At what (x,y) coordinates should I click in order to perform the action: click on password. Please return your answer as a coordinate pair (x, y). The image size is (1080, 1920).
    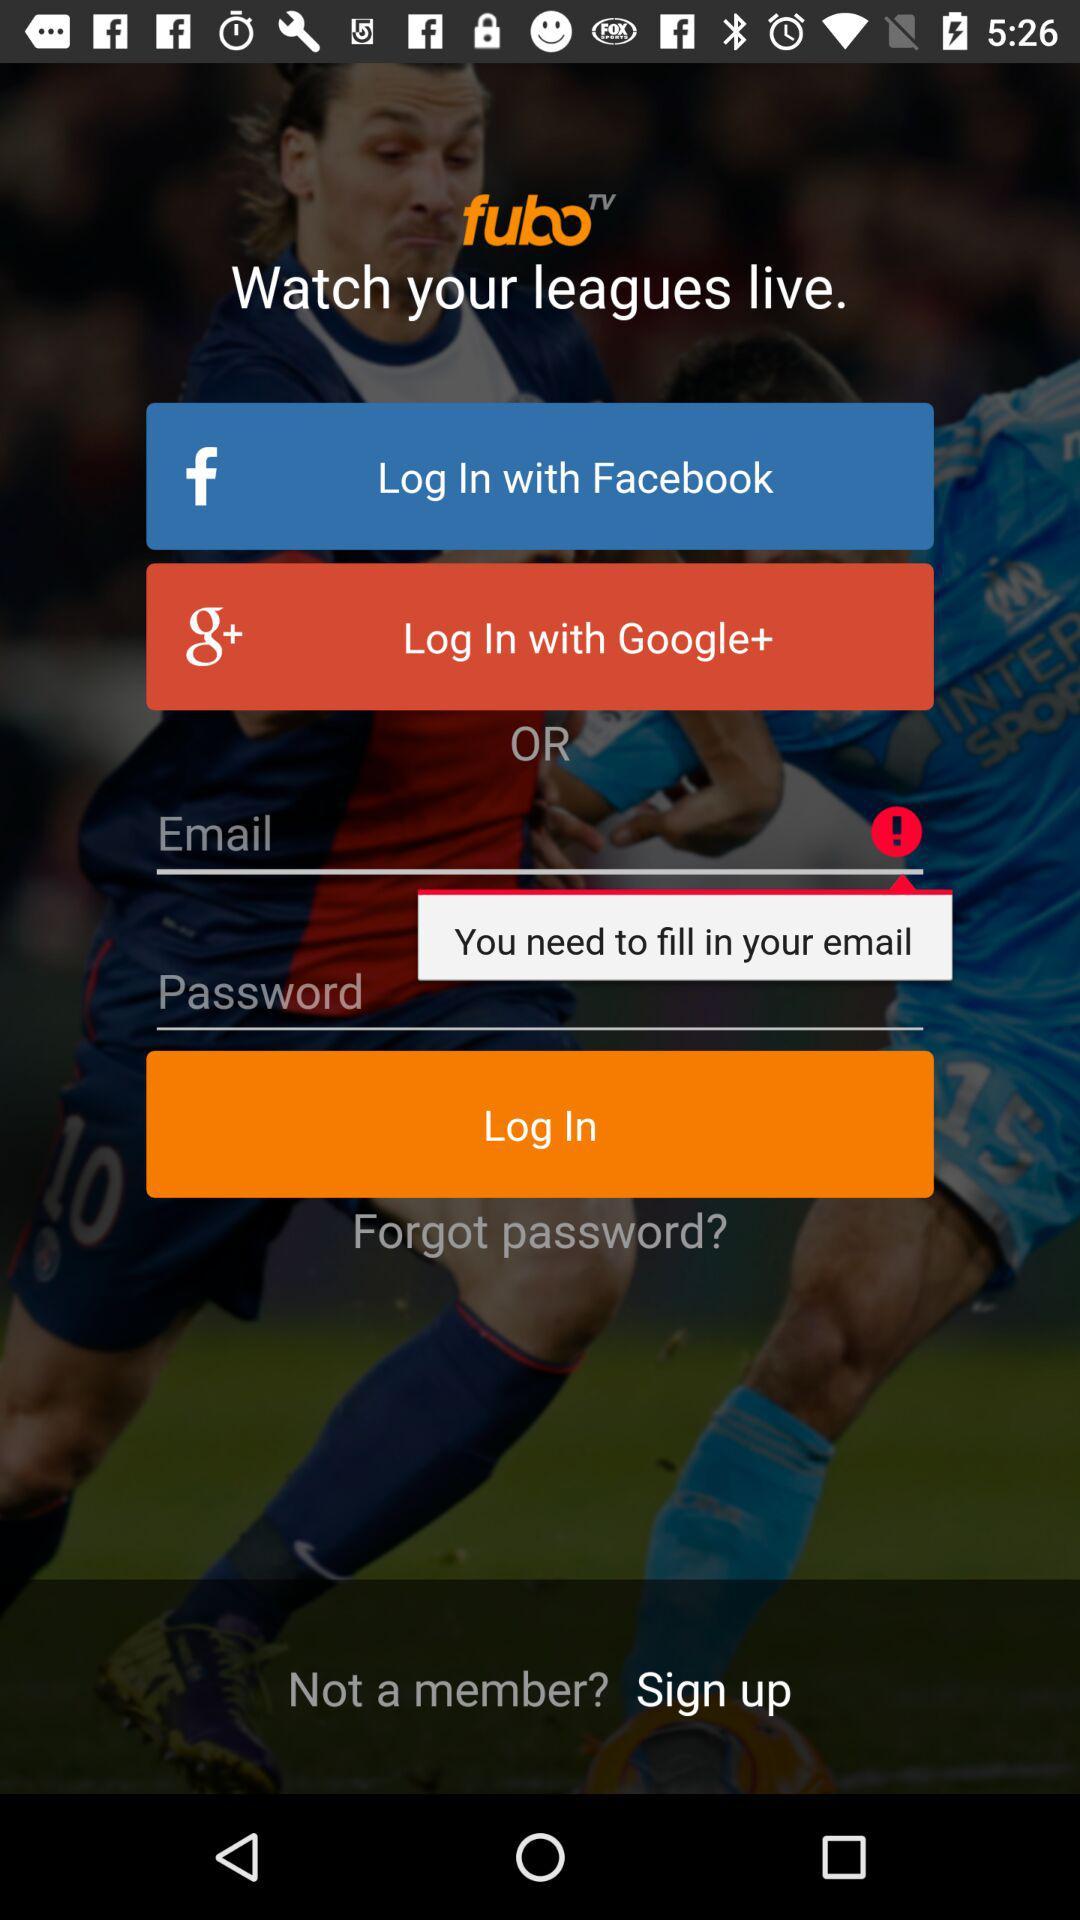
    Looking at the image, I should click on (540, 991).